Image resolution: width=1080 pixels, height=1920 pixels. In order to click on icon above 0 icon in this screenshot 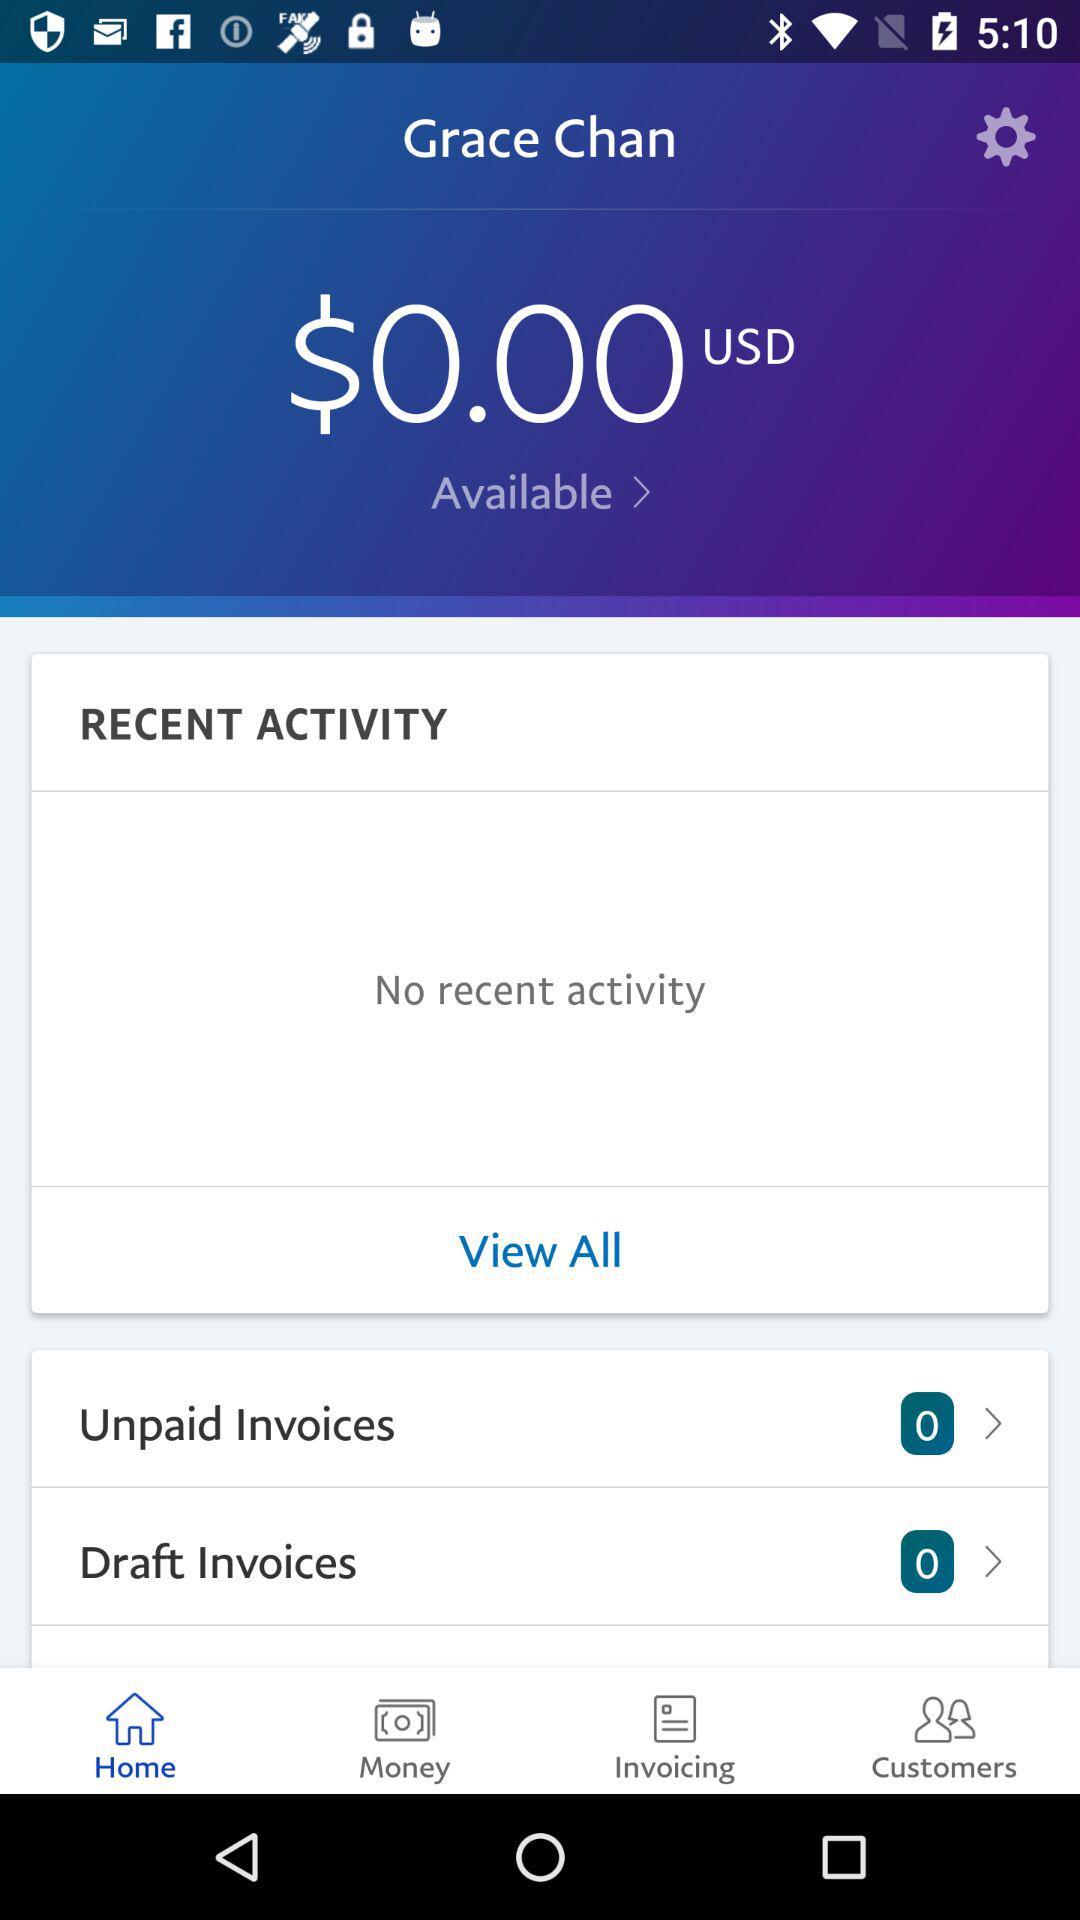, I will do `click(540, 1249)`.